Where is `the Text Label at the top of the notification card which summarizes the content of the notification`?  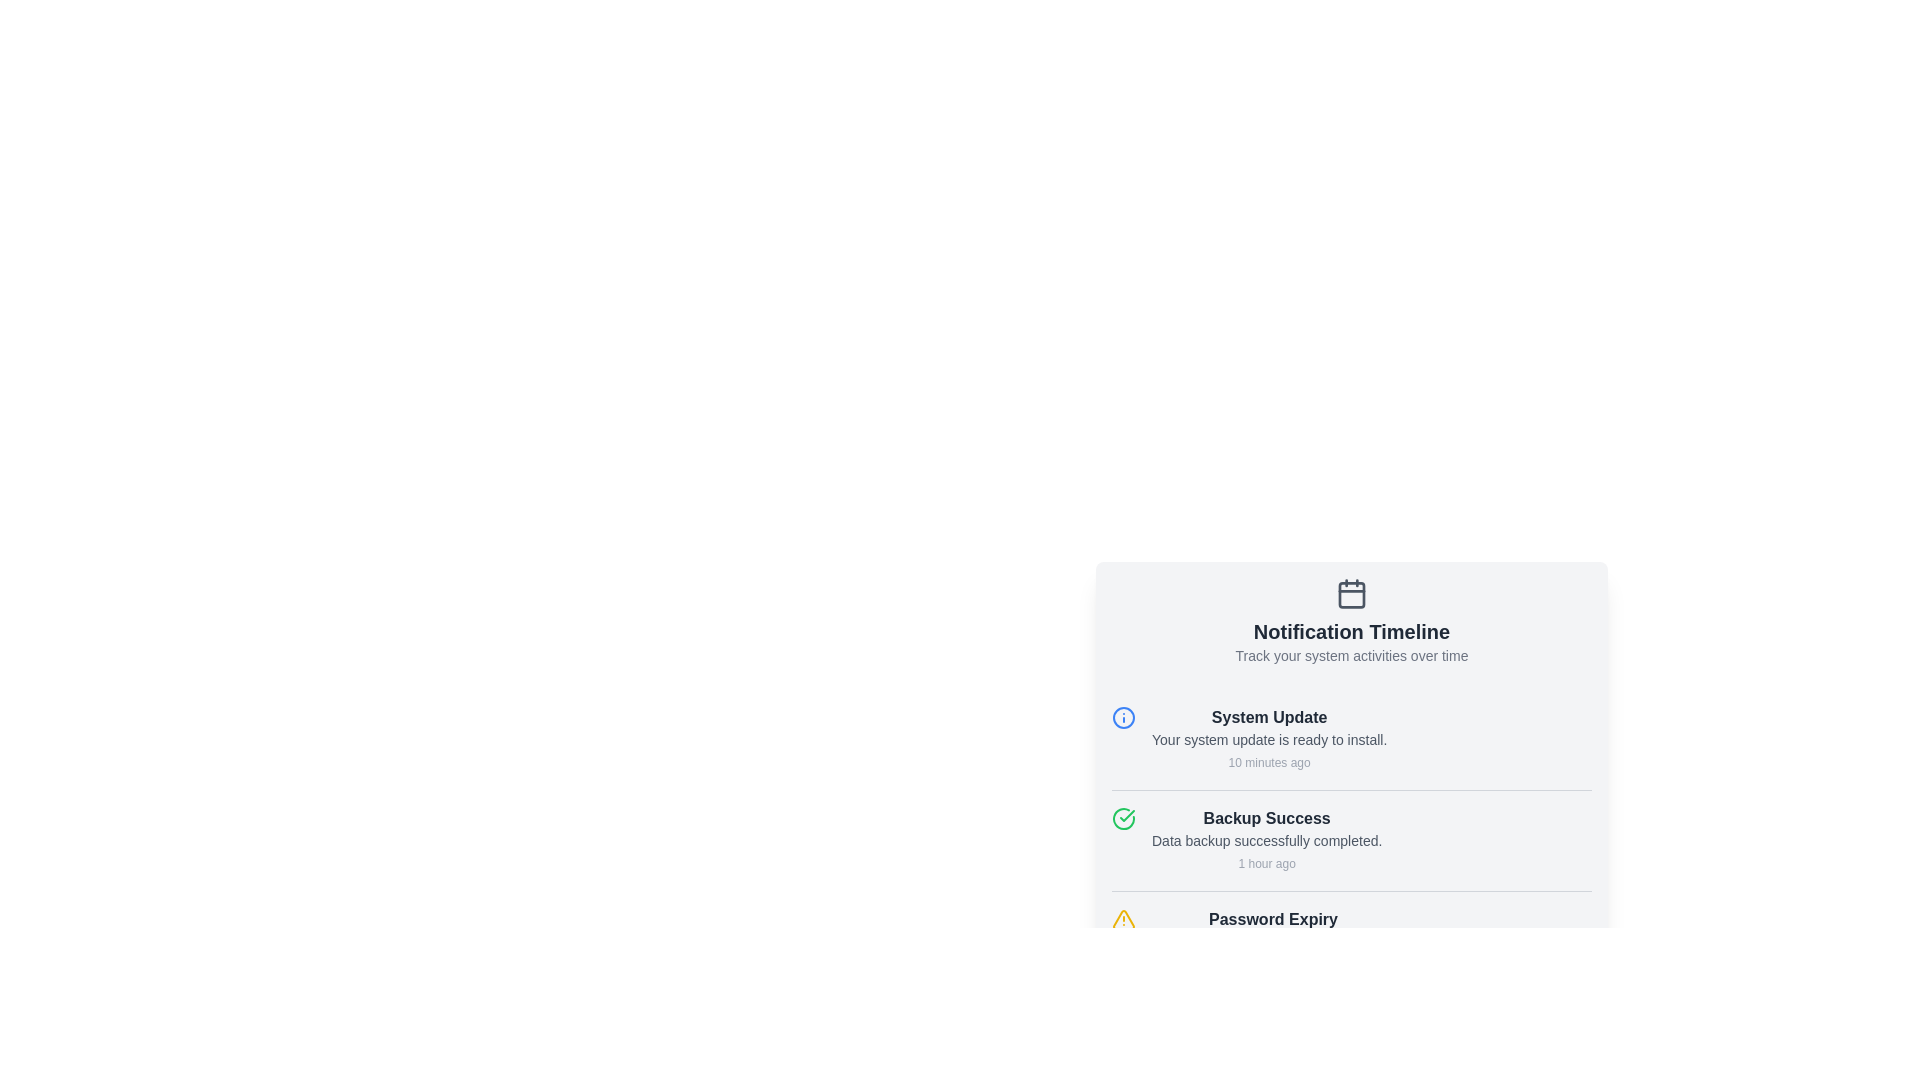 the Text Label at the top of the notification card which summarizes the content of the notification is located at coordinates (1268, 716).